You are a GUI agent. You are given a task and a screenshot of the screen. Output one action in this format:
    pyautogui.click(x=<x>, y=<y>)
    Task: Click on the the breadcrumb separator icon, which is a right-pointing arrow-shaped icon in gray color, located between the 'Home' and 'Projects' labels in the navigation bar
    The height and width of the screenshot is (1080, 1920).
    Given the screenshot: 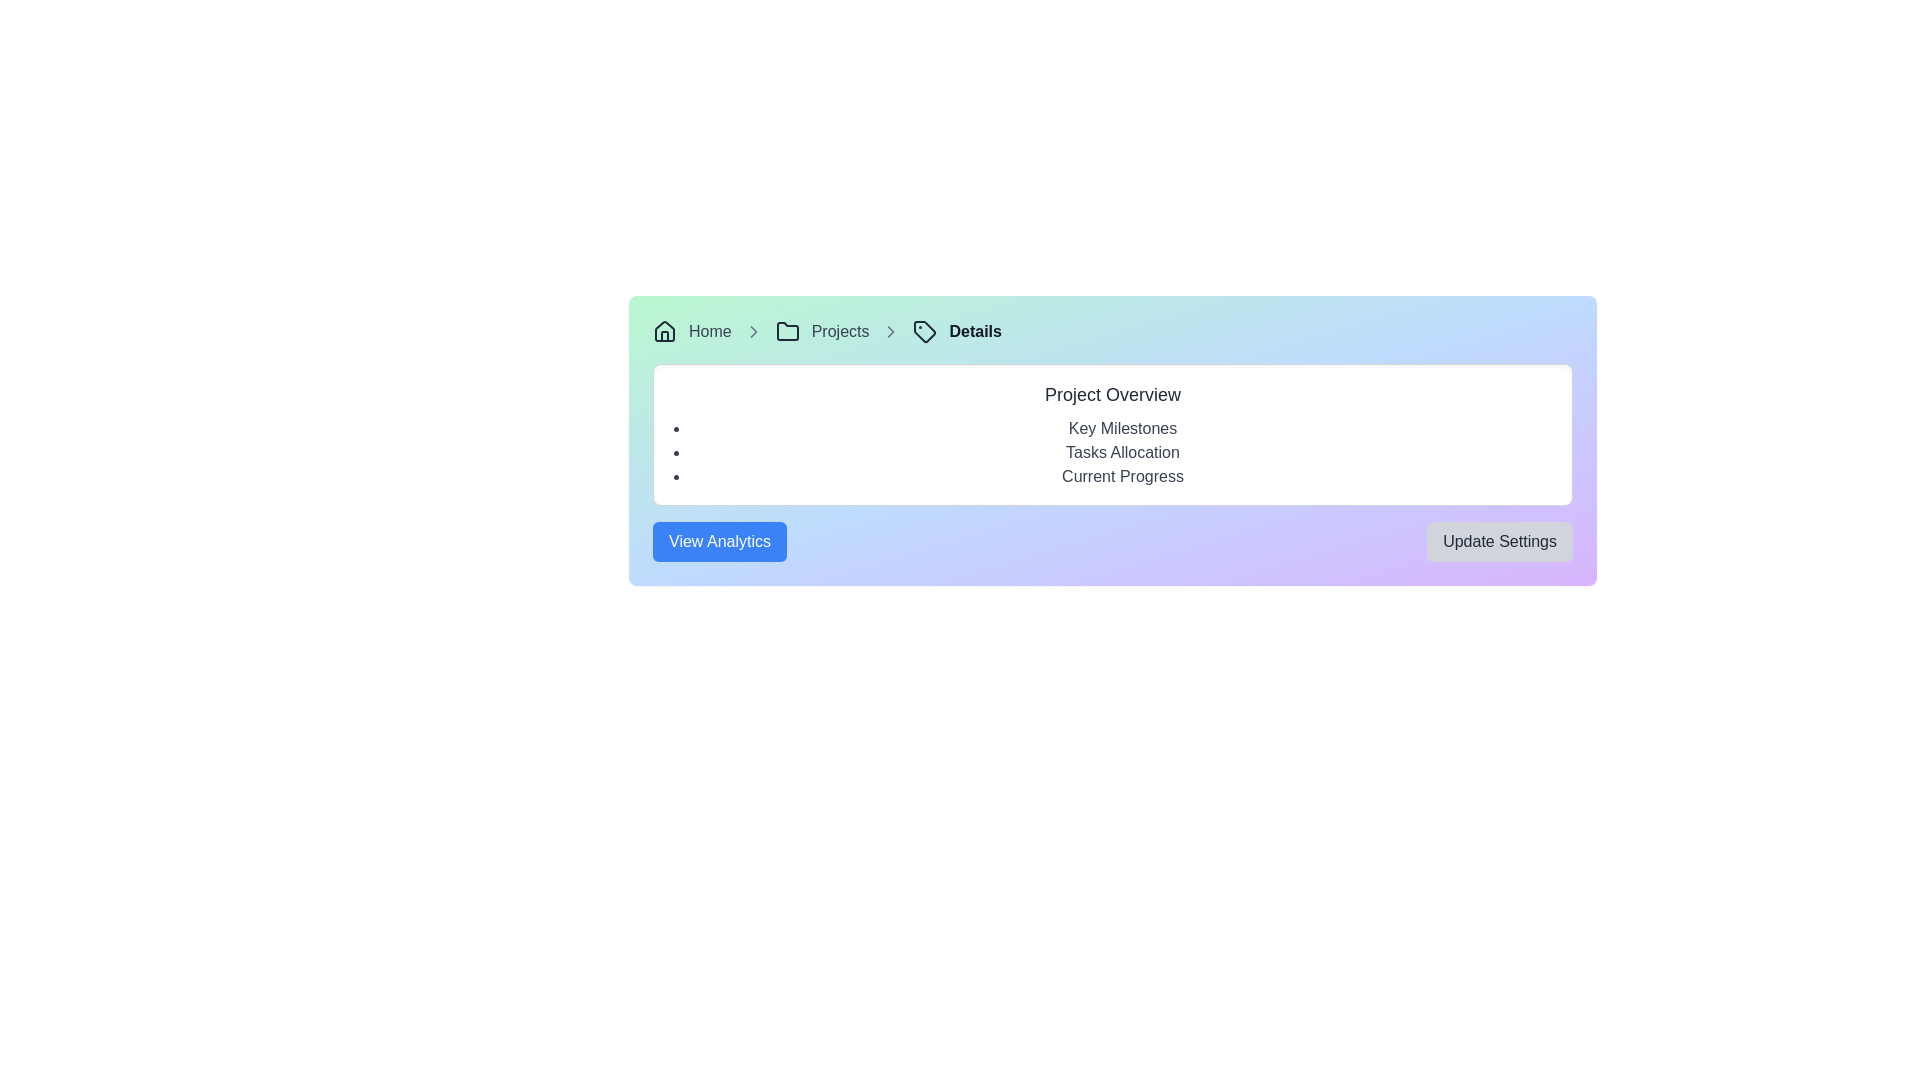 What is the action you would take?
    pyautogui.click(x=752, y=330)
    